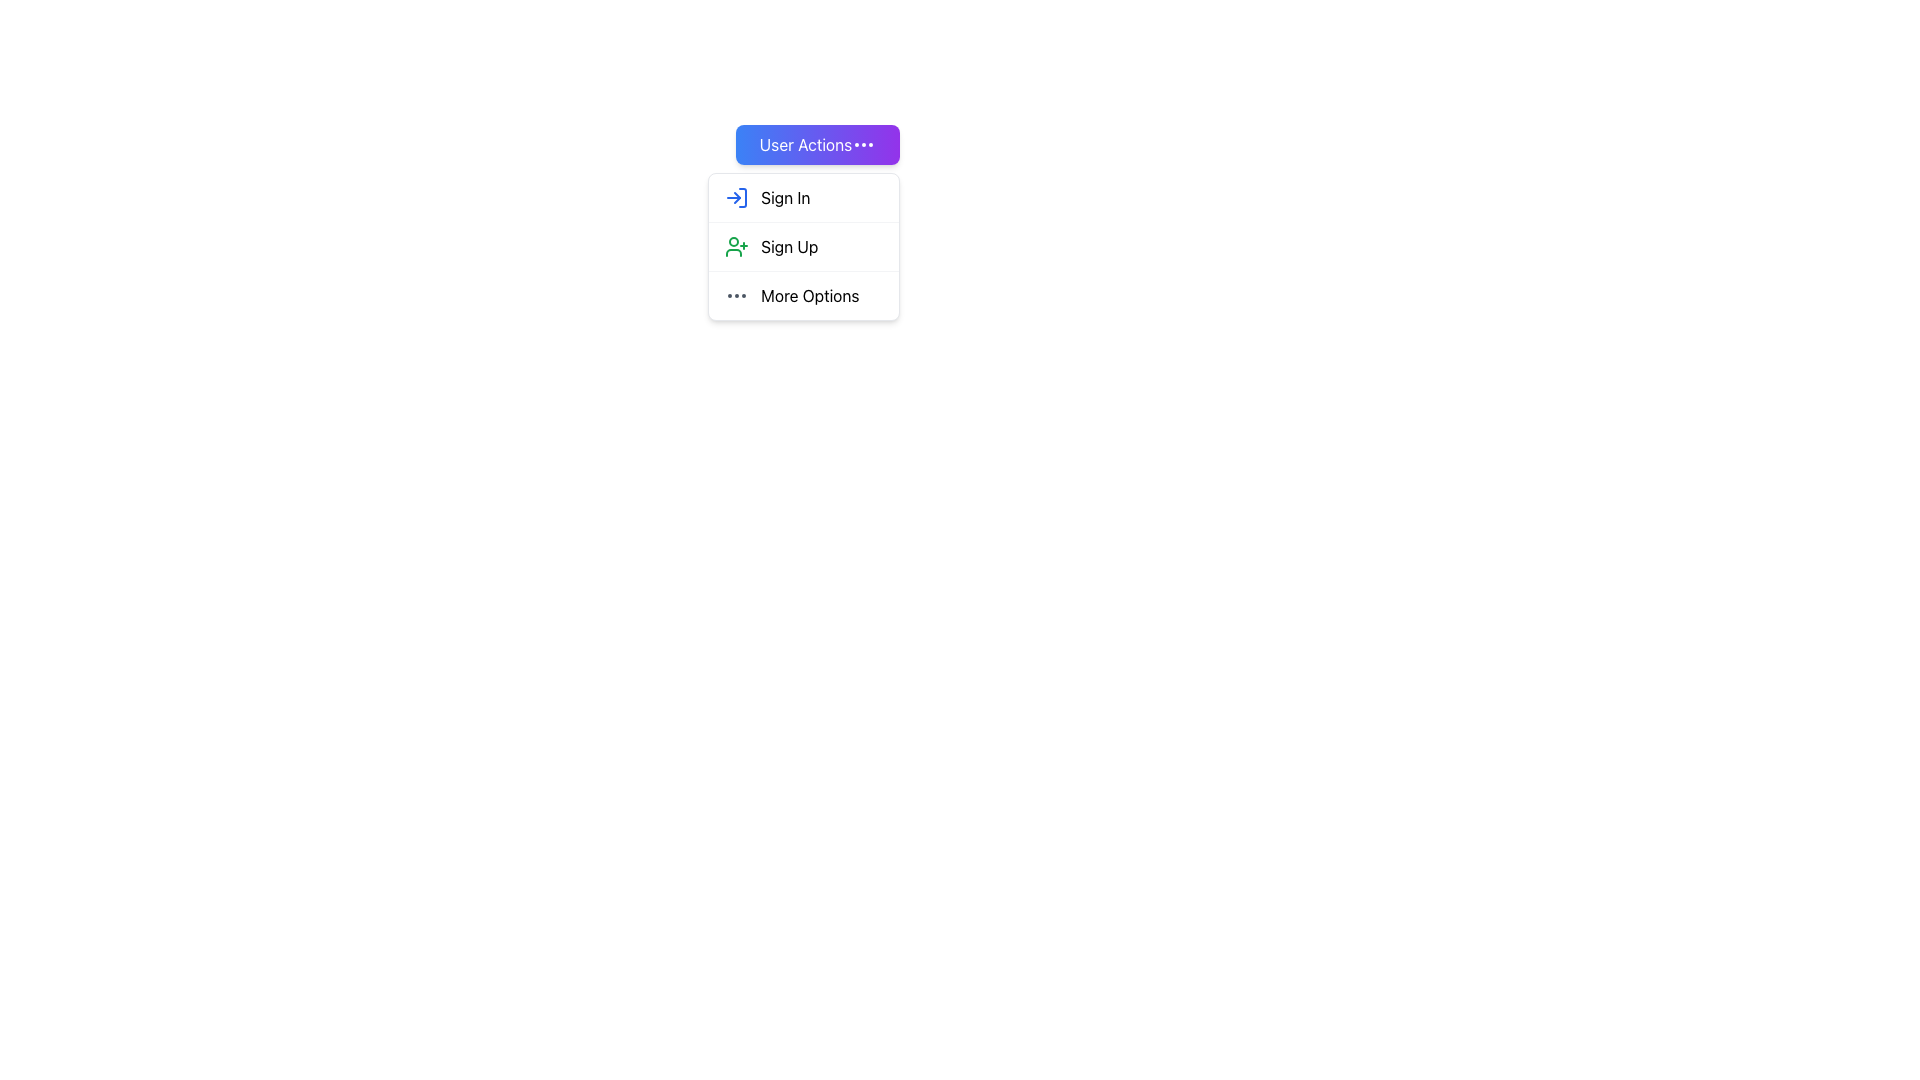 This screenshot has width=1920, height=1080. Describe the element at coordinates (736, 296) in the screenshot. I see `the ellipsis icon representing 'More Options' located in the dropdown menu under the 'User Actions' button, positioned to the left of the text label 'More Options'` at that location.